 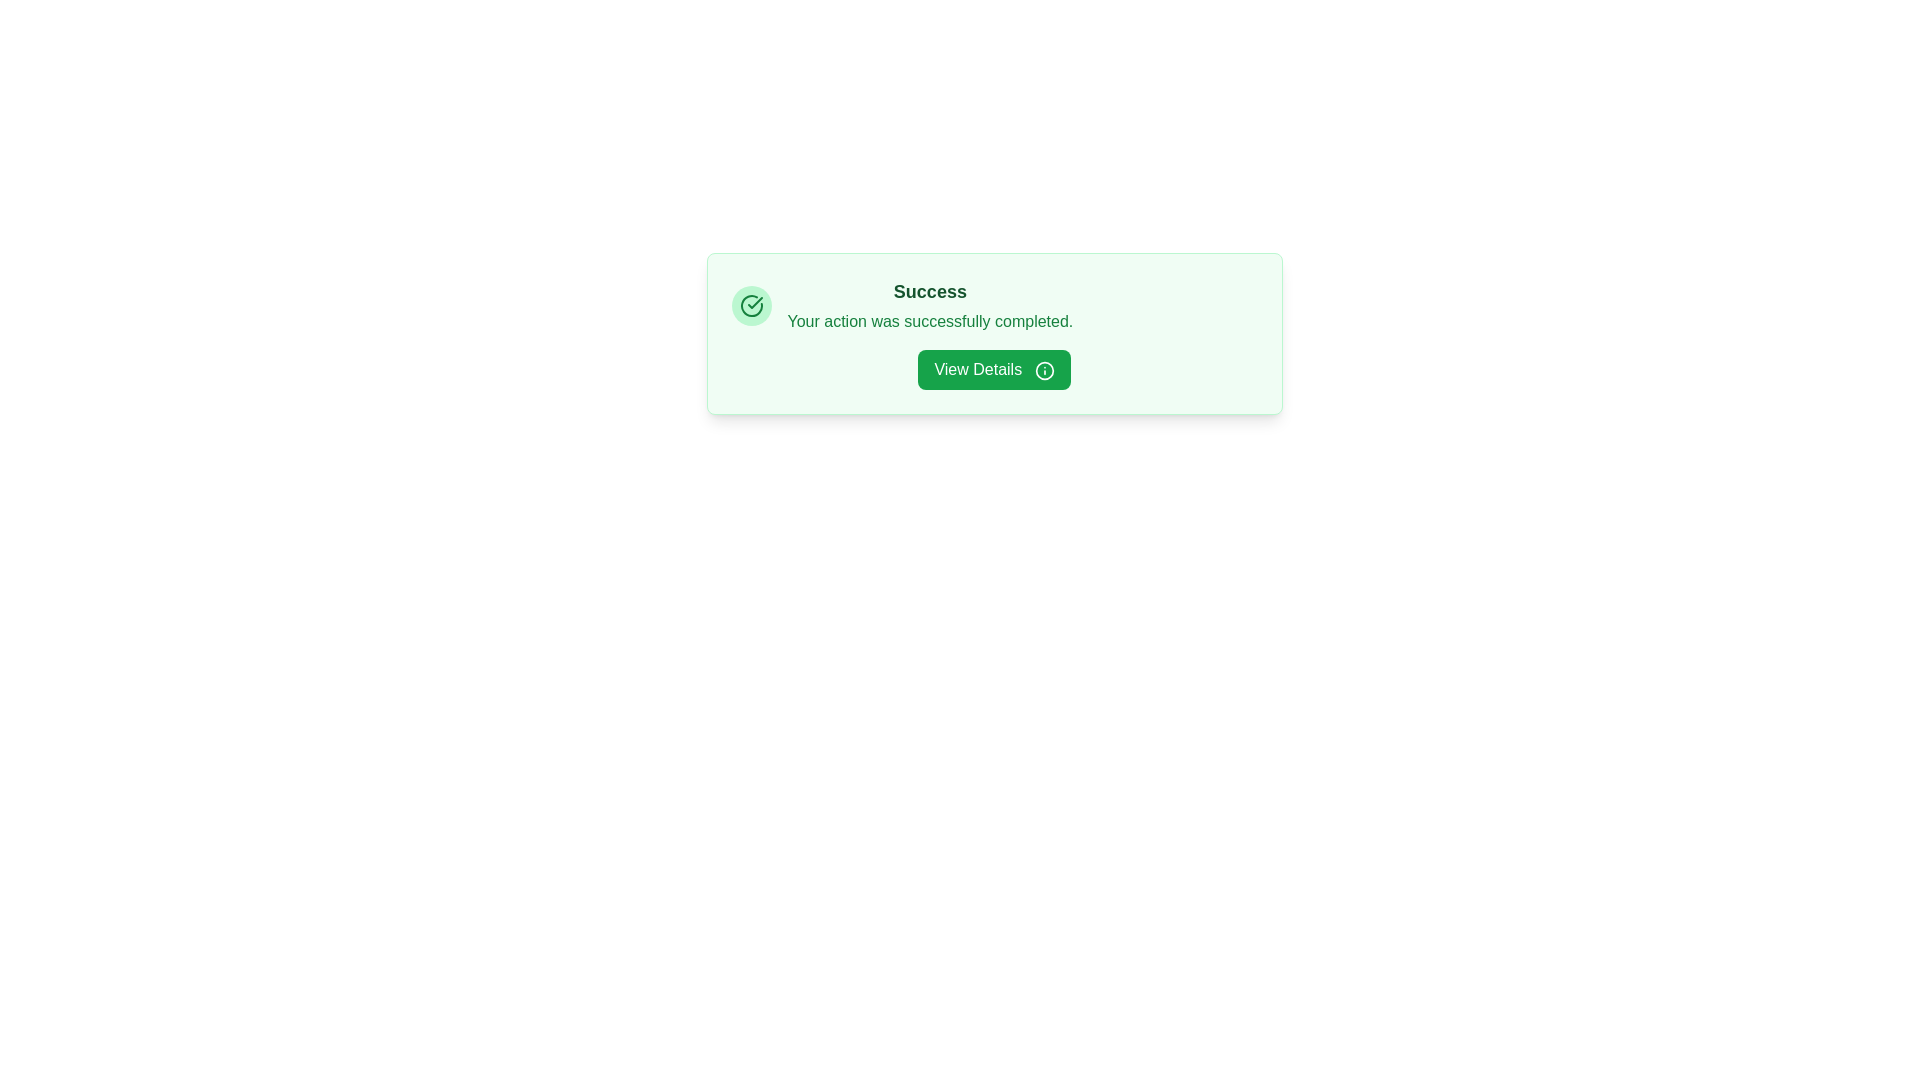 What do you see at coordinates (994, 370) in the screenshot?
I see `the 'View Details' button` at bounding box center [994, 370].